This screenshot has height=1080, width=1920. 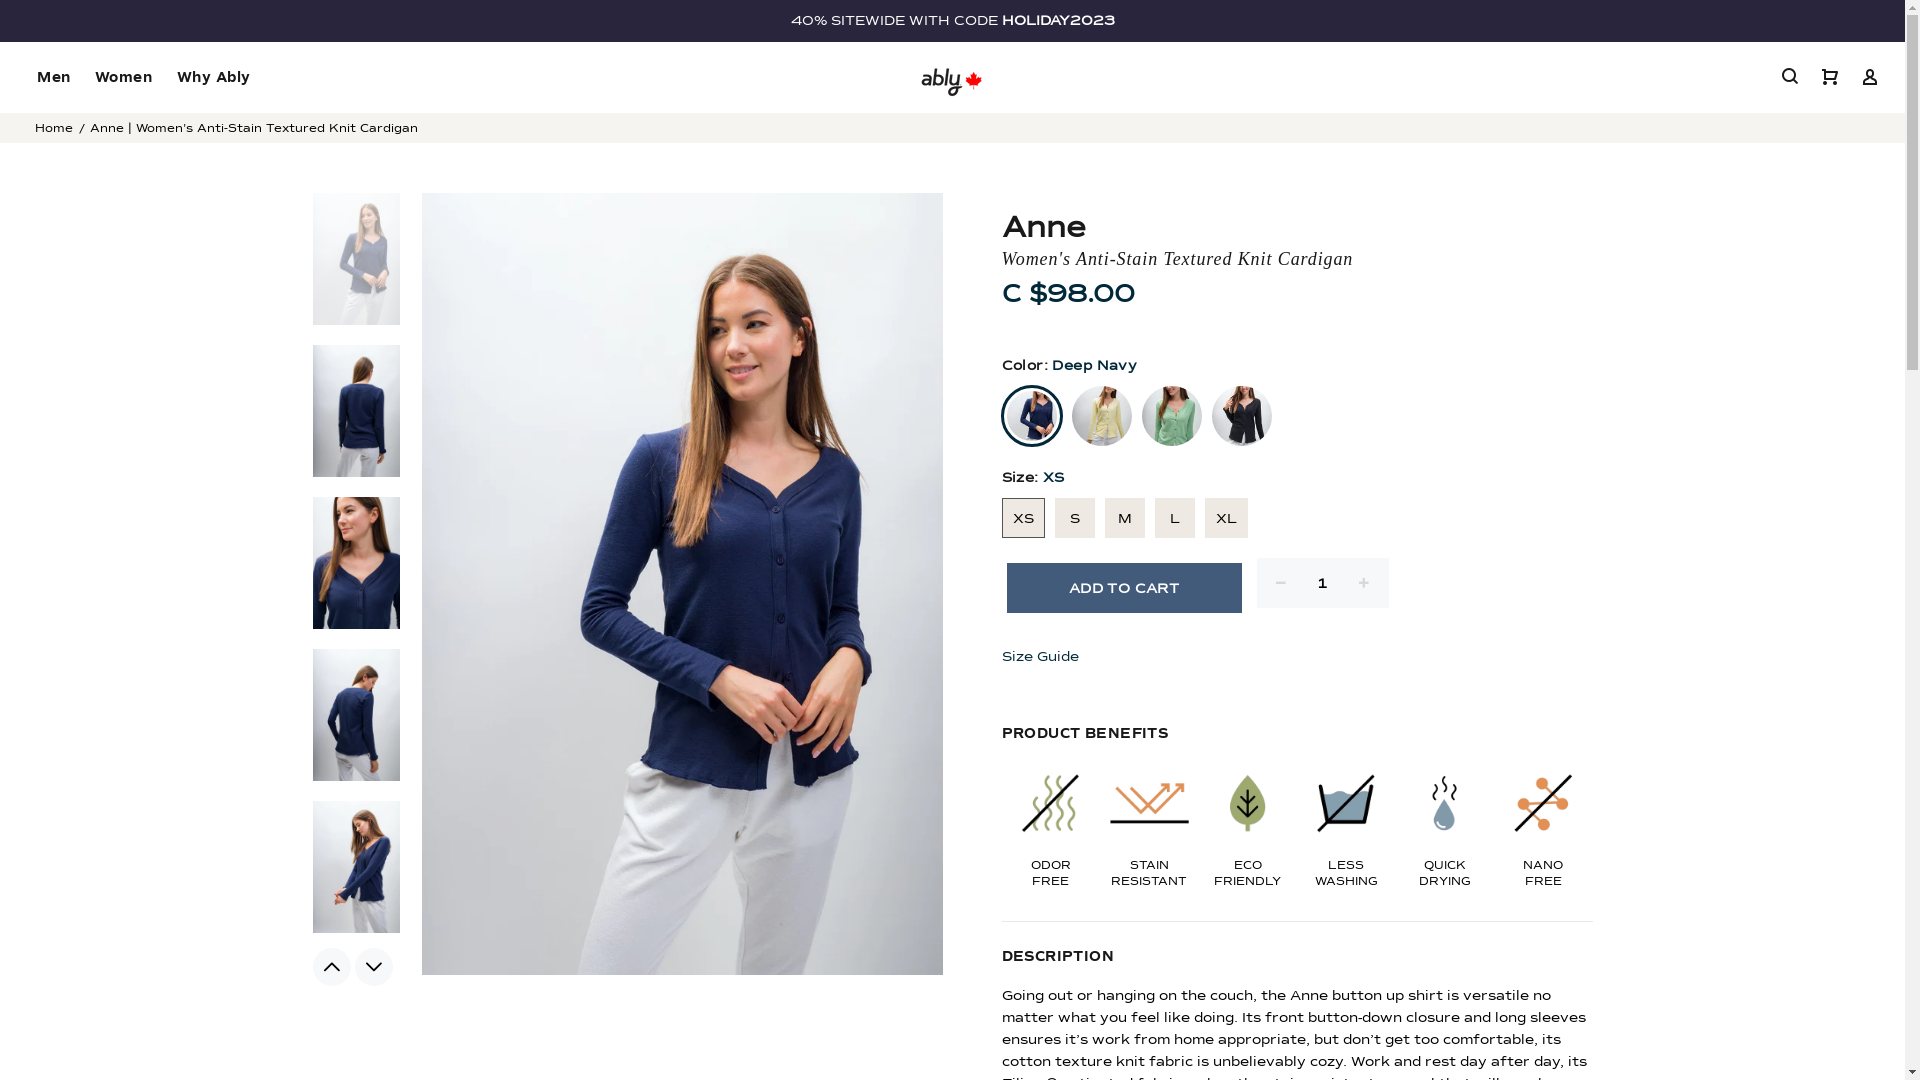 I want to click on 'Butter', so click(x=1070, y=415).